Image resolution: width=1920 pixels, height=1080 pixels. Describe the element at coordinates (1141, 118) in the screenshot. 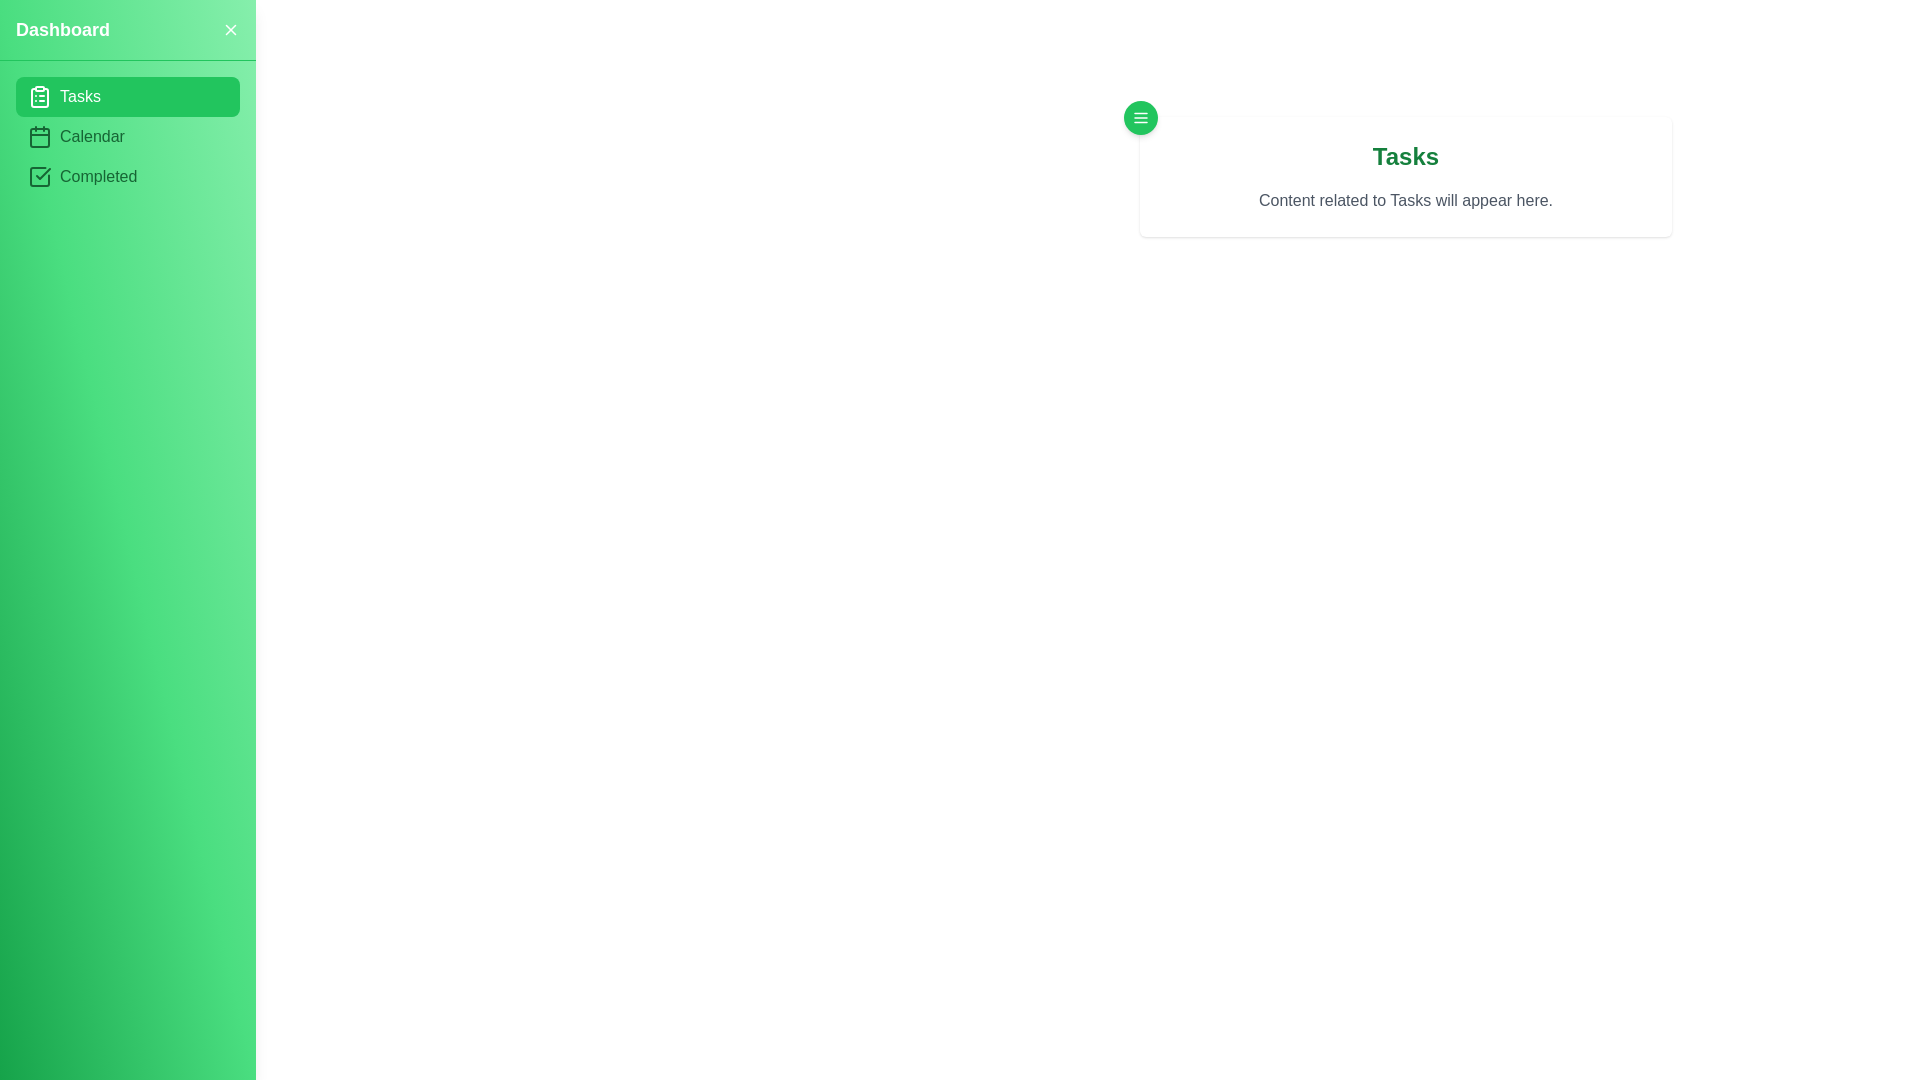

I see `the menu button located at the top-left corner of the screen to toggle the drawer menu` at that location.